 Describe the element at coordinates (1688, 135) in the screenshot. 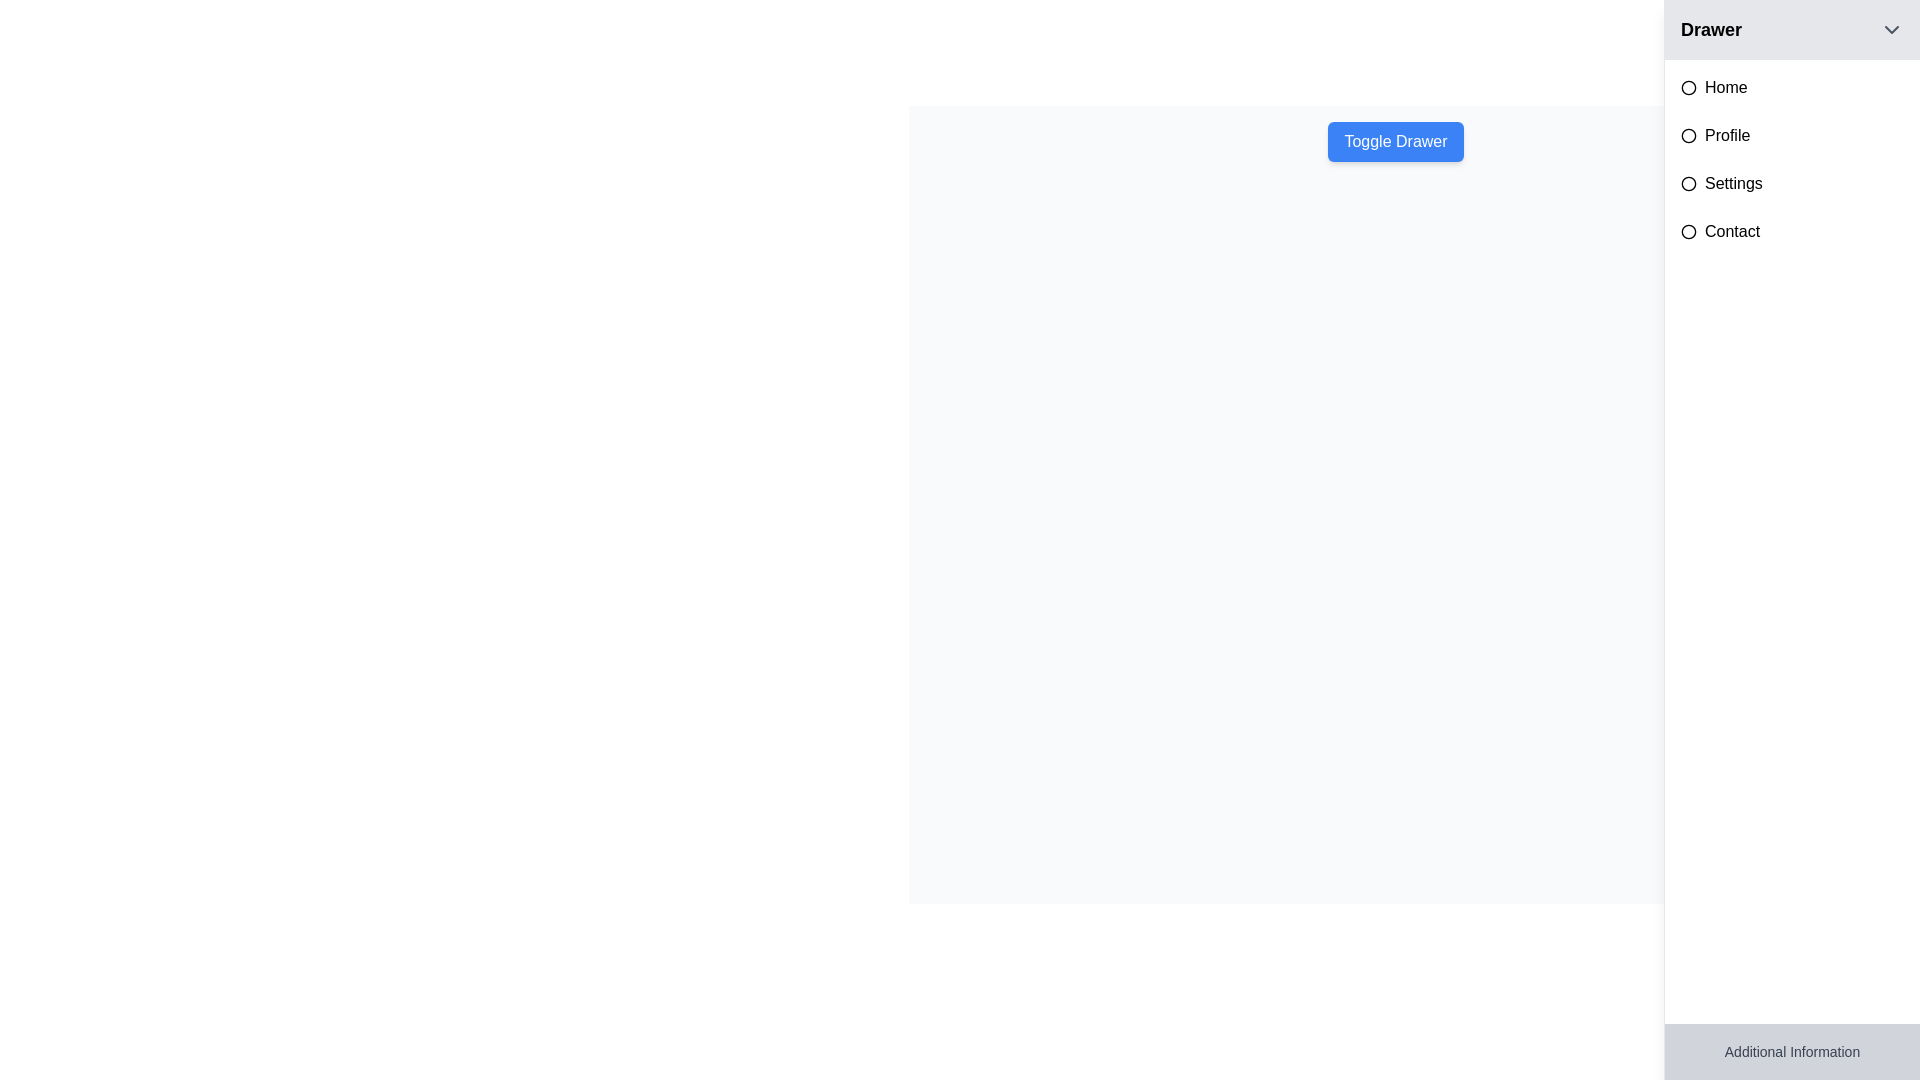

I see `the circular radio button with a thin black outline and a white center located next to the 'Profile' text in the navigation drawer` at that location.